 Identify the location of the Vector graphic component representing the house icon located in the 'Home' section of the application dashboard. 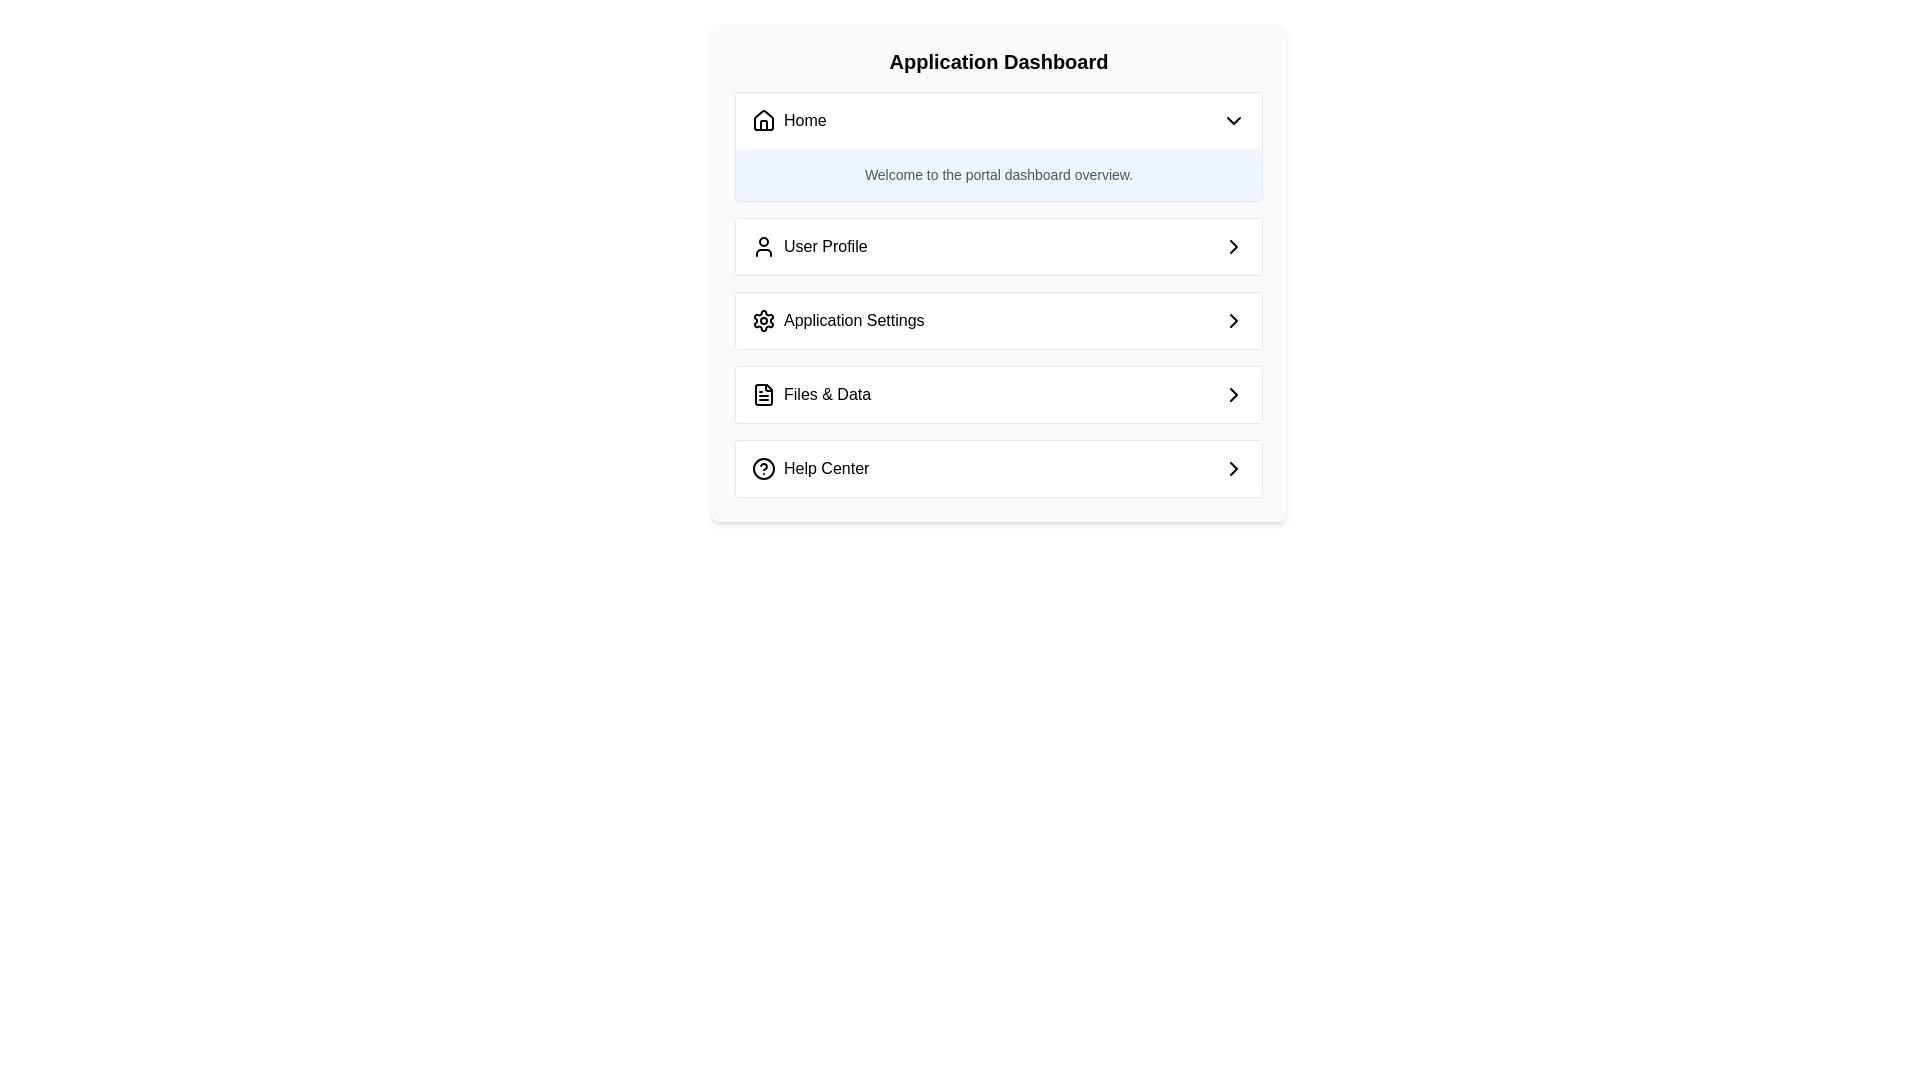
(762, 125).